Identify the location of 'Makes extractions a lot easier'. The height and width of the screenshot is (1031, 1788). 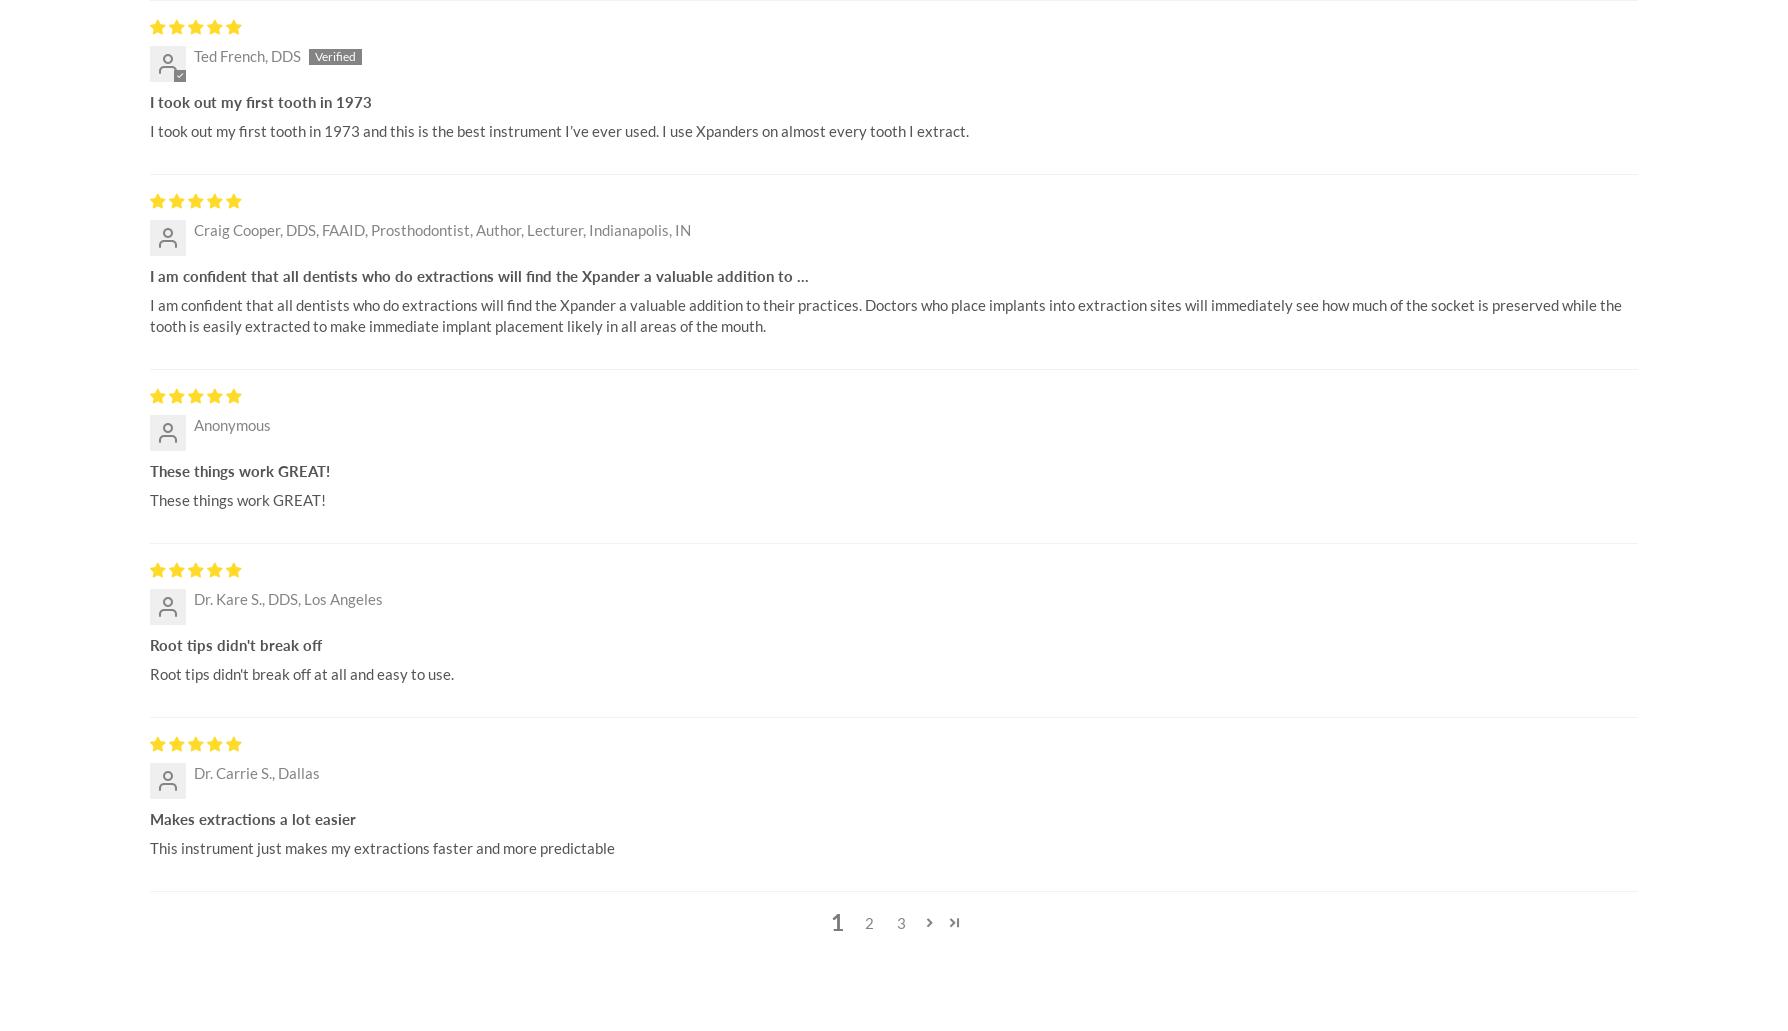
(252, 818).